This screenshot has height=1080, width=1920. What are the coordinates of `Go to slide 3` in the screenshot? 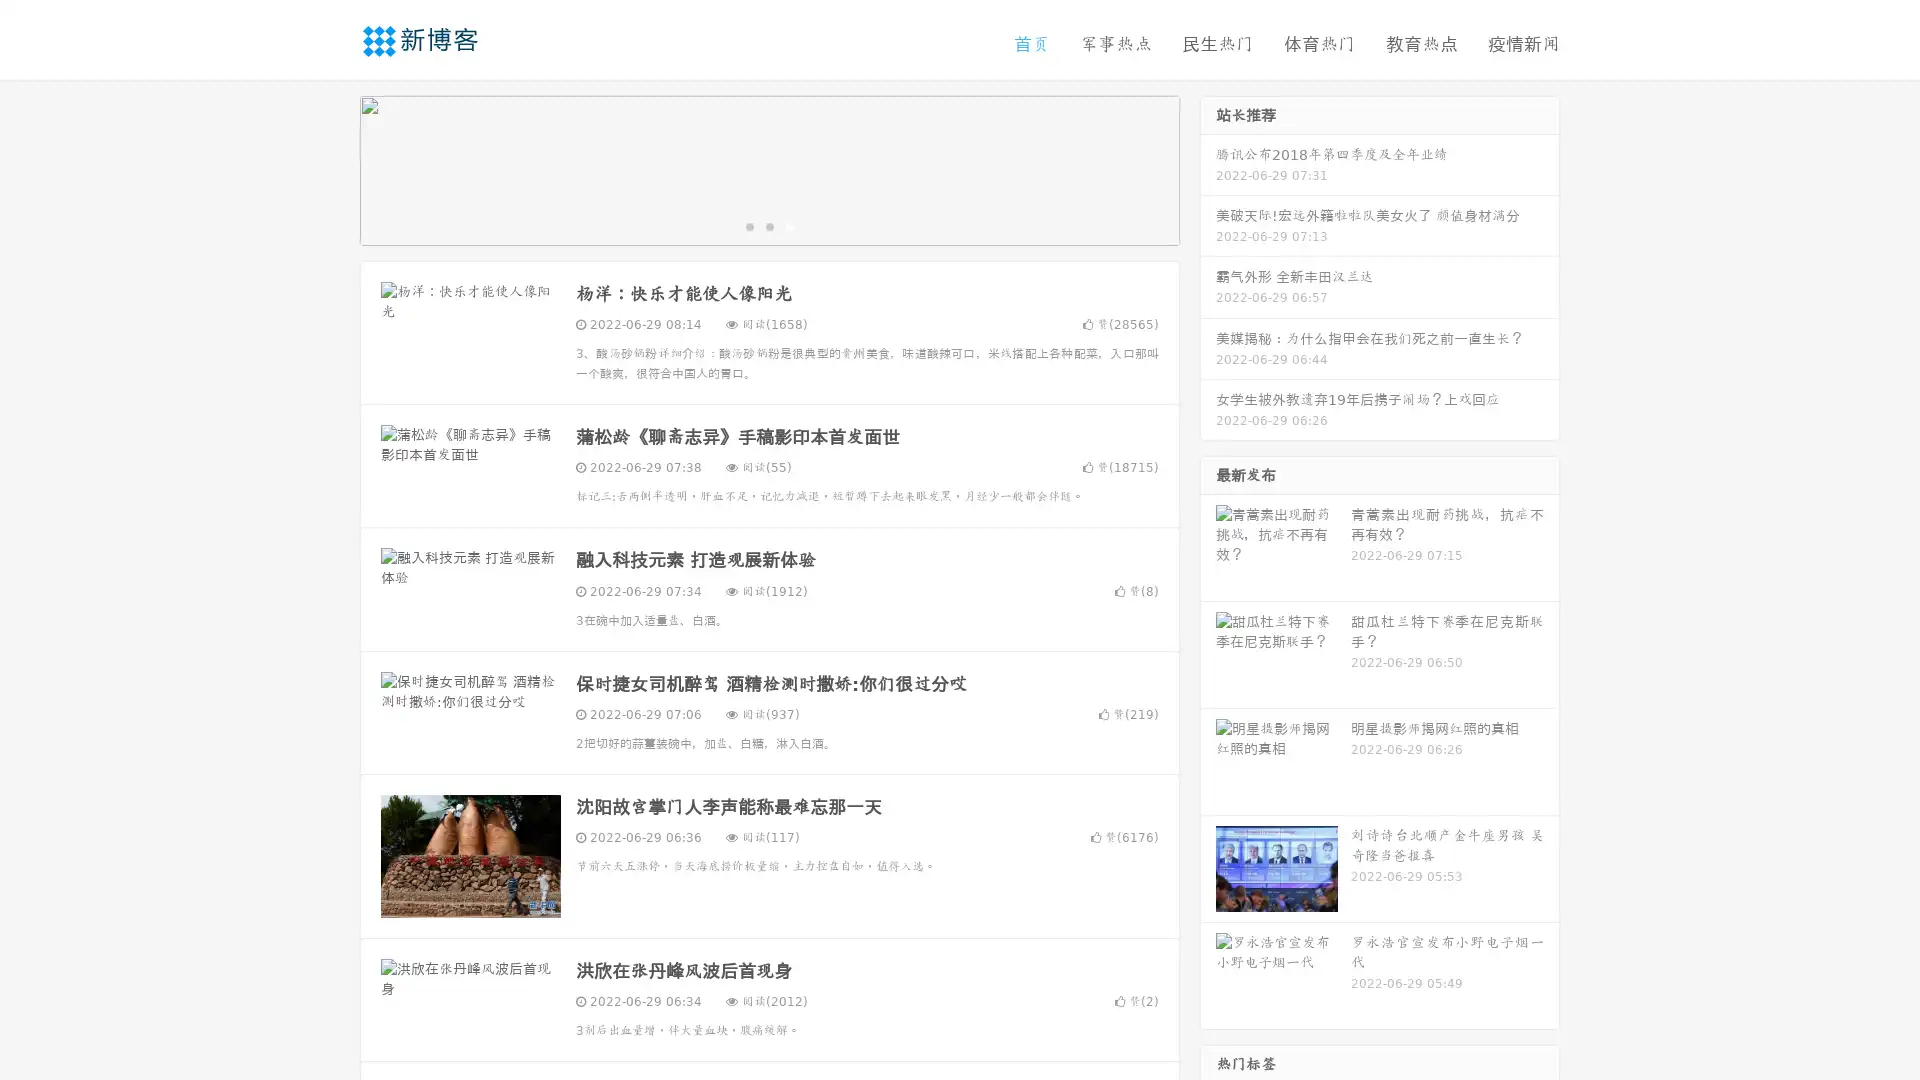 It's located at (789, 225).